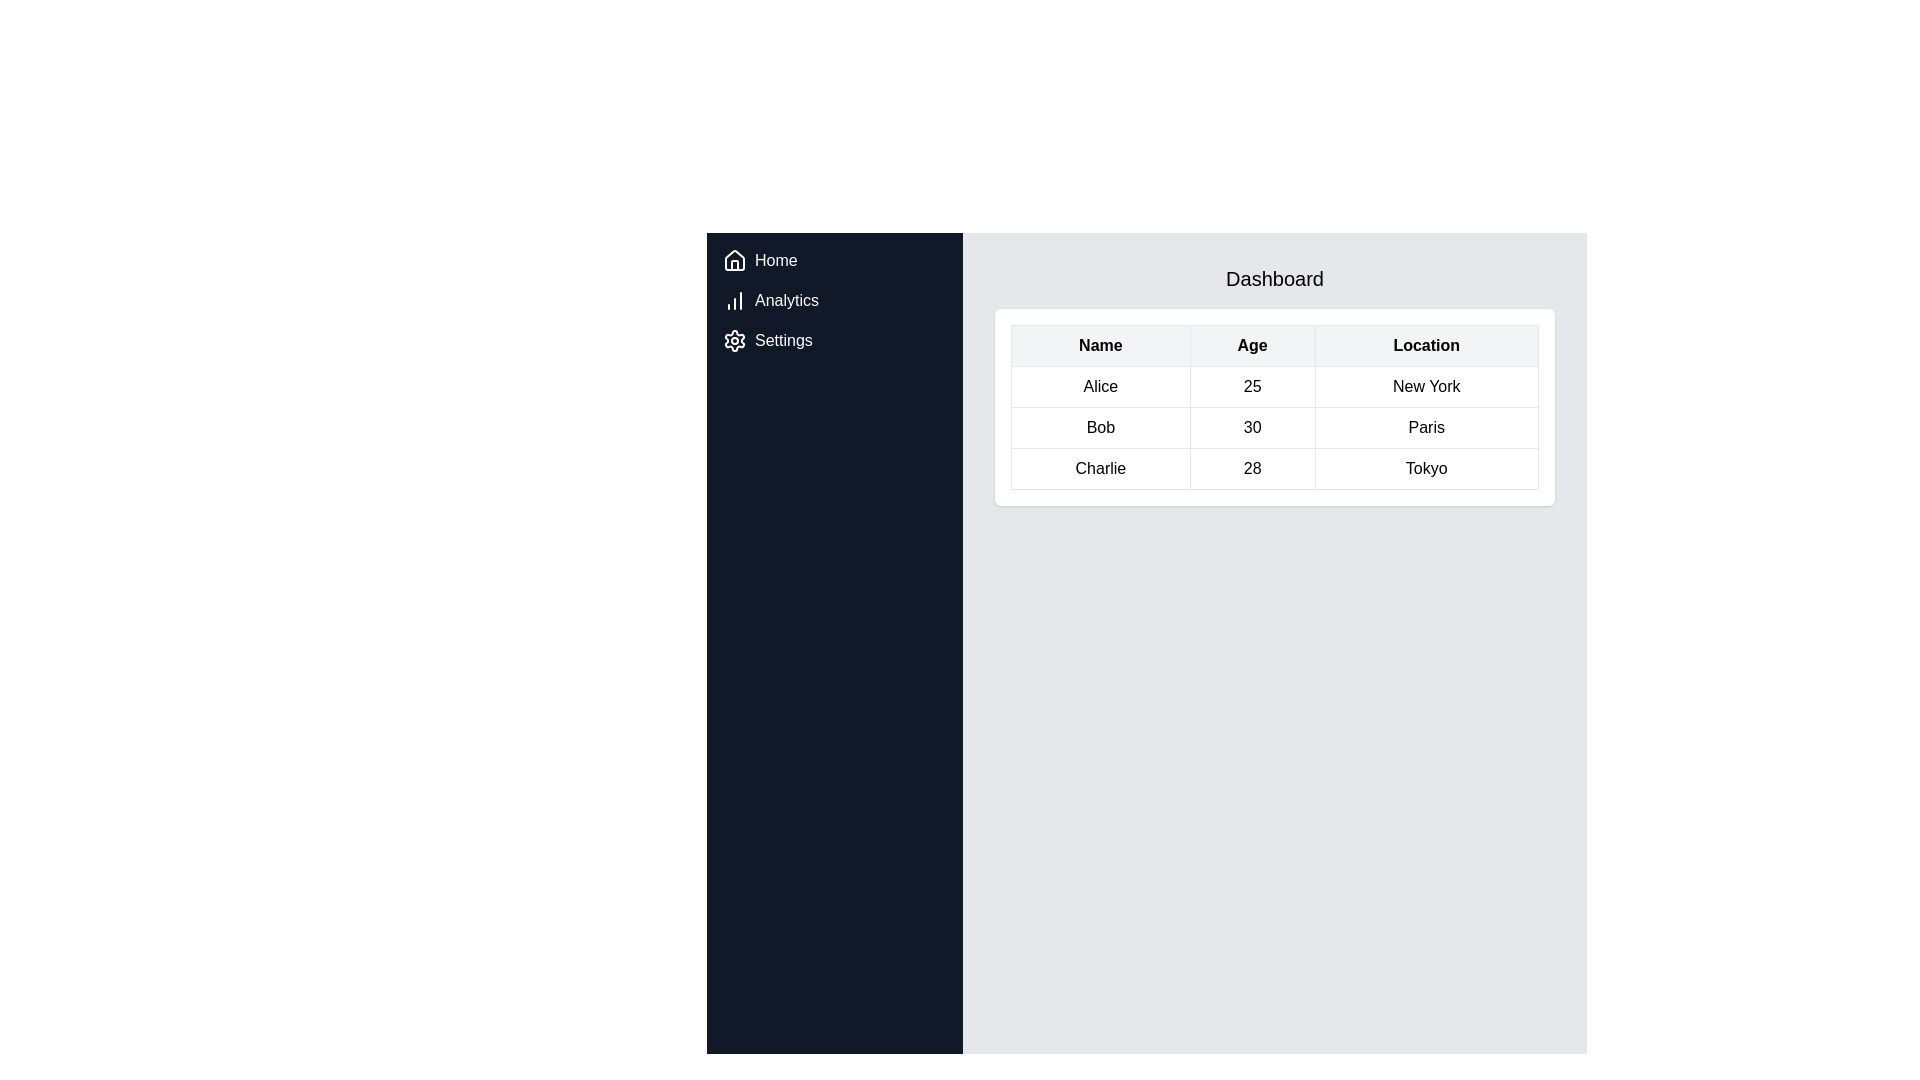 The height and width of the screenshot is (1080, 1920). I want to click on the label with the text 'Name', which is styled with a light gray background and is the first item in a horizontal row of three labels in the header of a table, so click(1099, 345).